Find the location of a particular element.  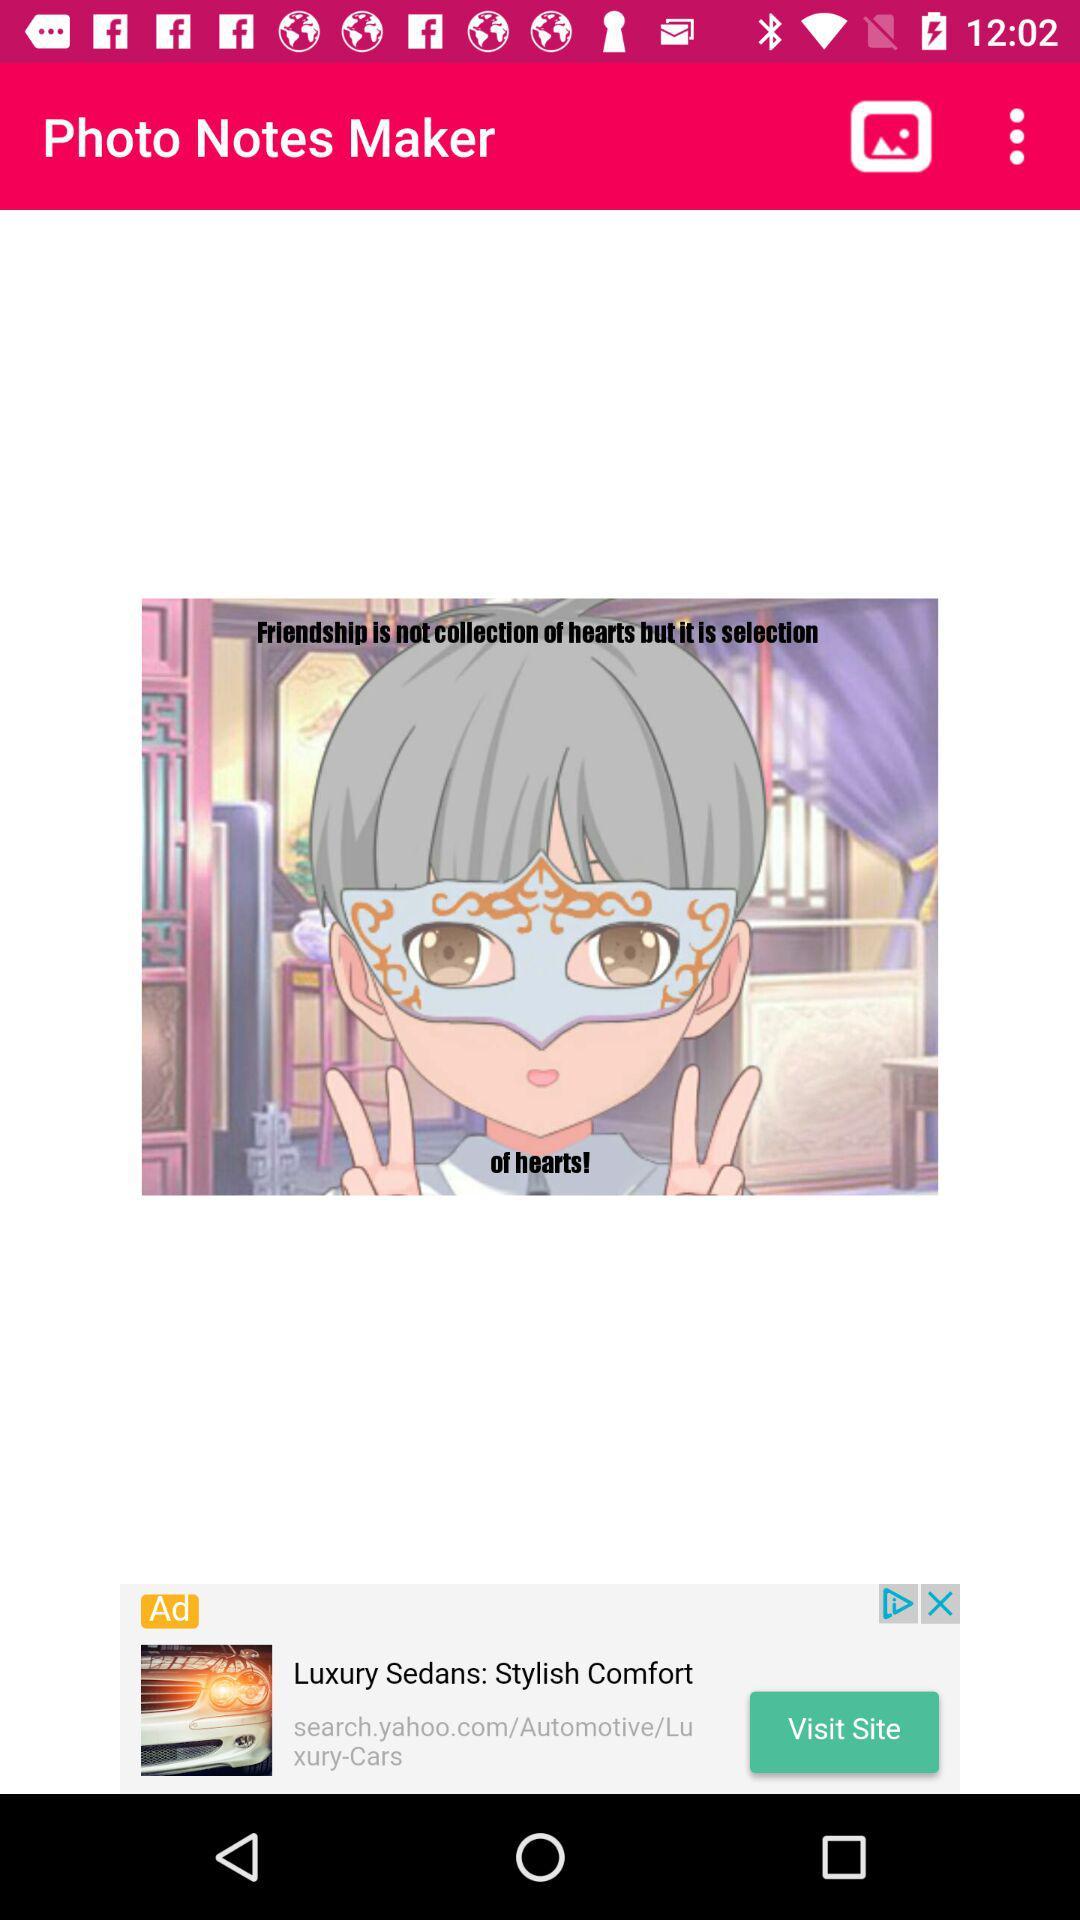

menu is located at coordinates (1017, 135).